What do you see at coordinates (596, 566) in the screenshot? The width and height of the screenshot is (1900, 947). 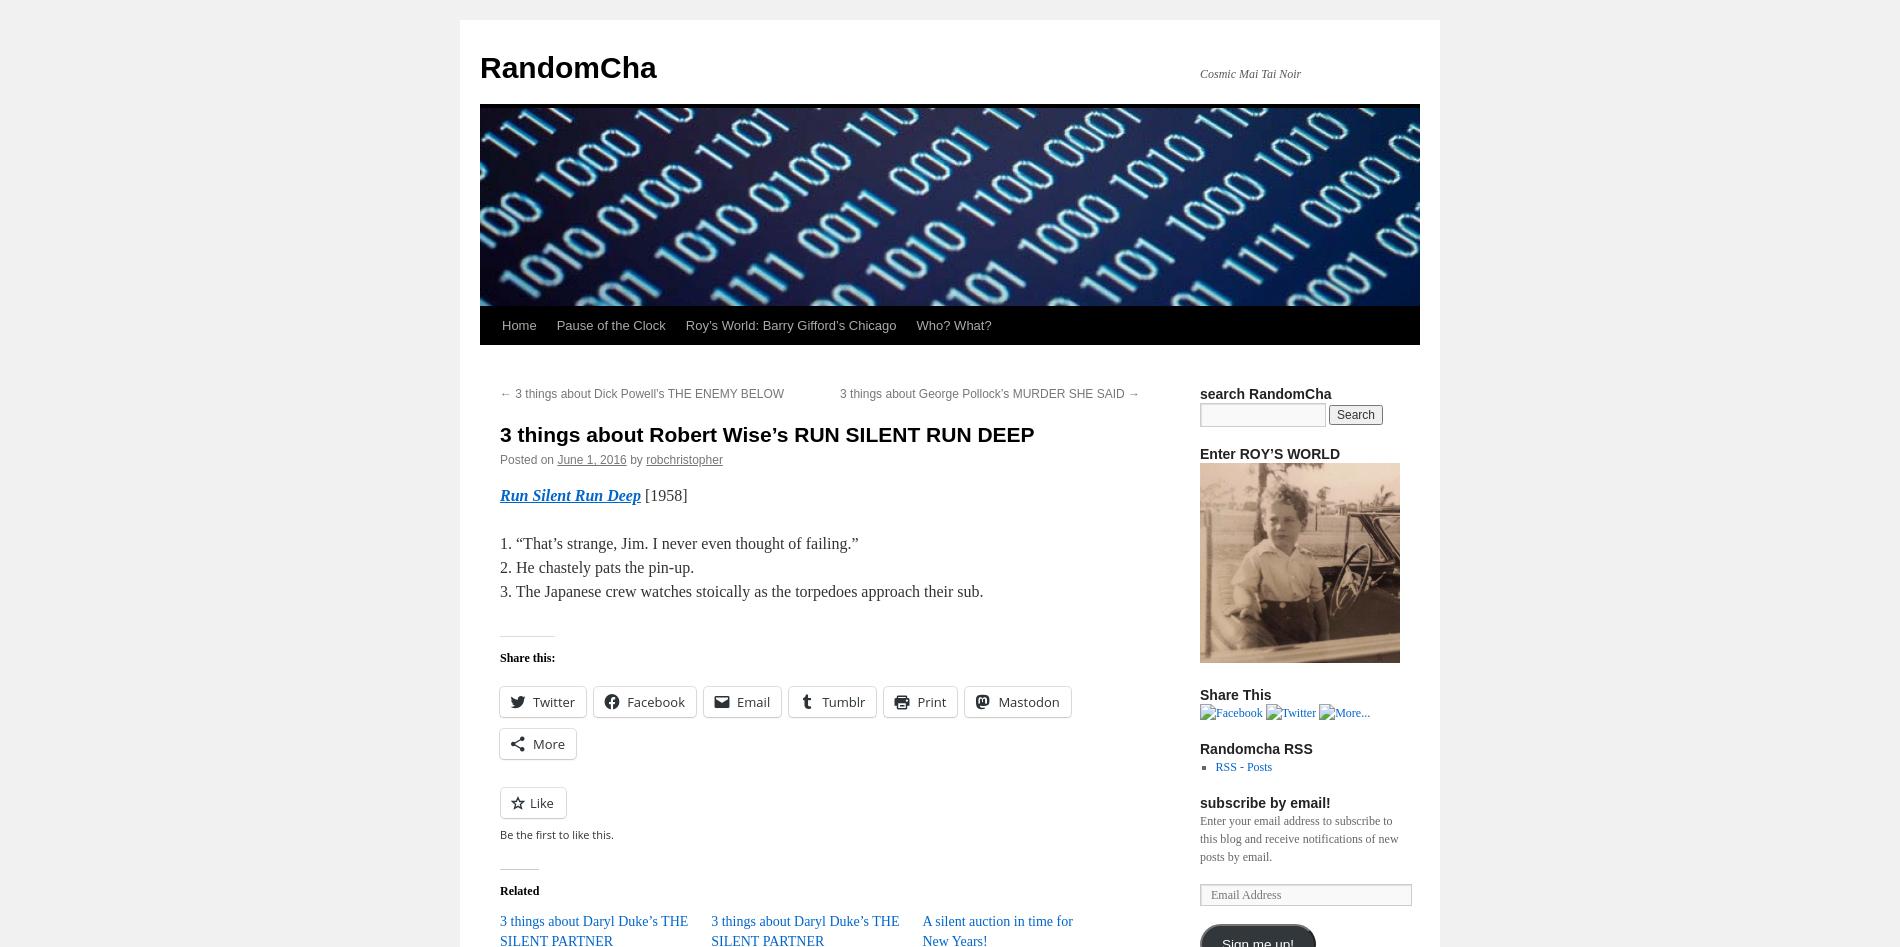 I see `'2. He chastely pats the pin-up.'` at bounding box center [596, 566].